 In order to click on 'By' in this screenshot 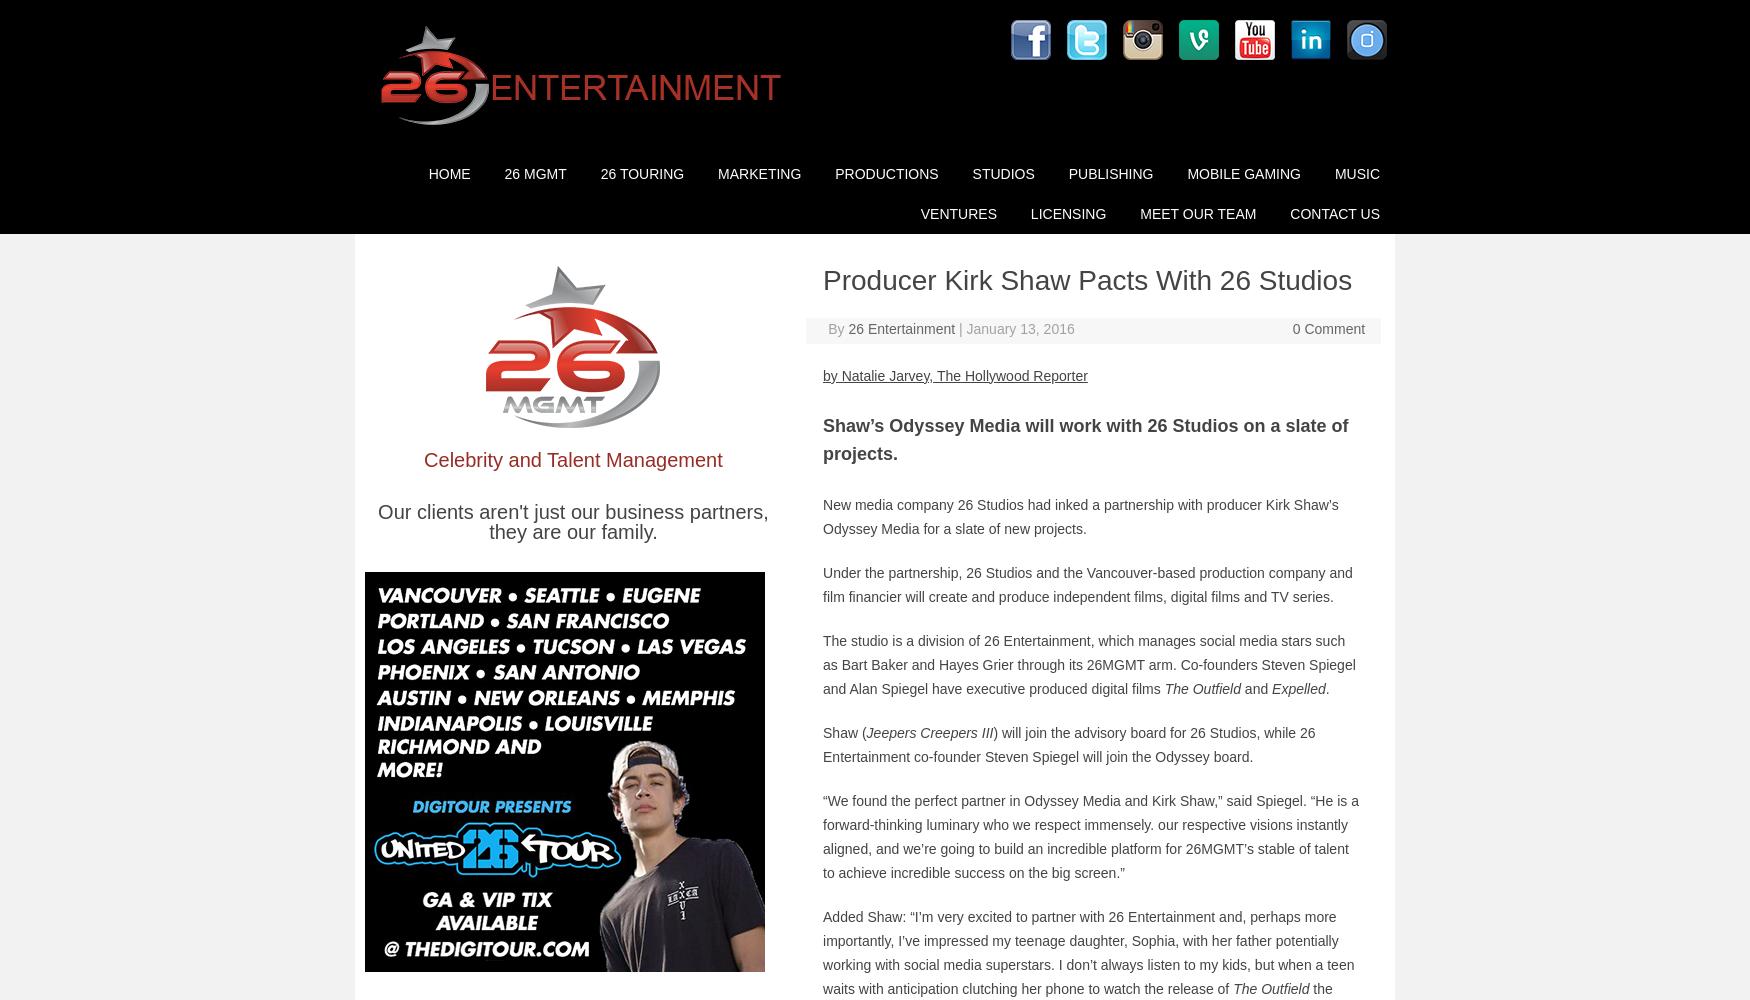, I will do `click(838, 327)`.